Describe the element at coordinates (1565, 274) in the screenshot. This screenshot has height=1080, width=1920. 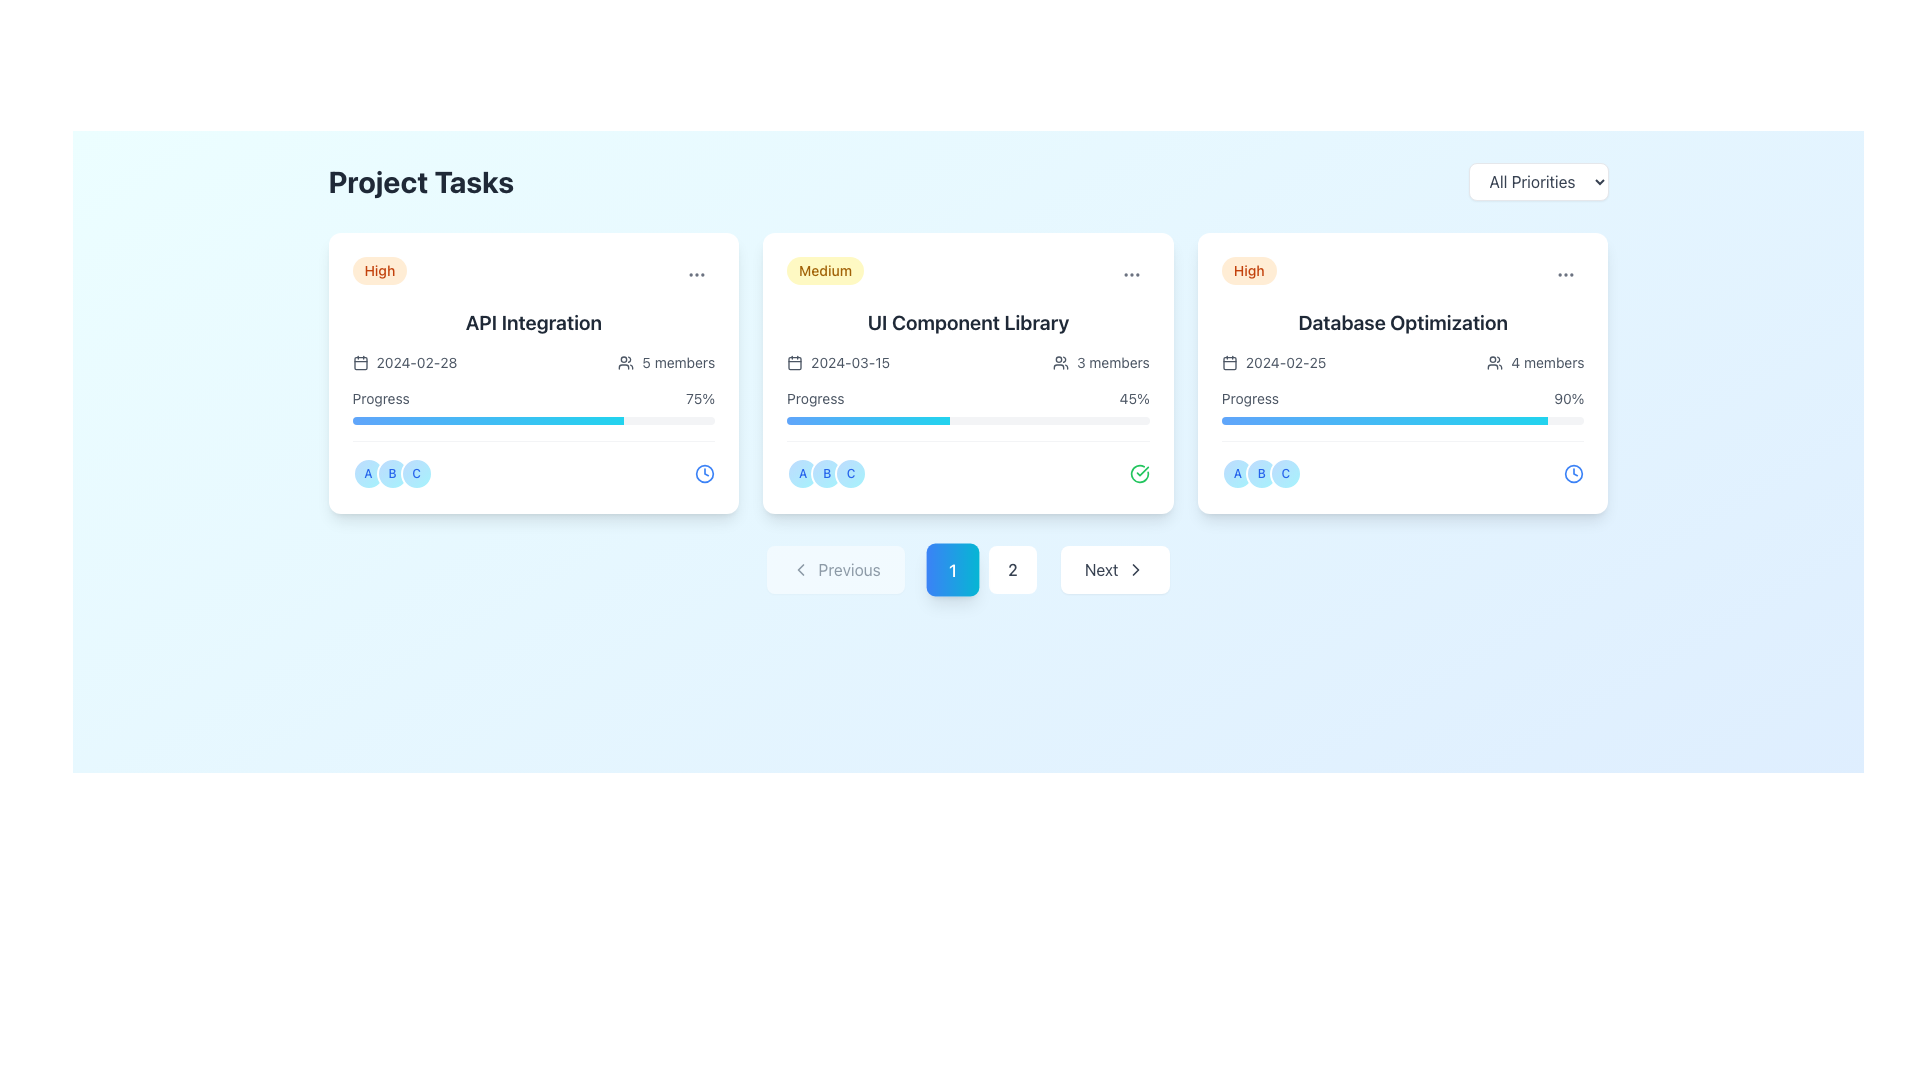
I see `the horizontal ellipsis icon located in the right-top corner of the 'Database Optimization' card above the progress bar` at that location.